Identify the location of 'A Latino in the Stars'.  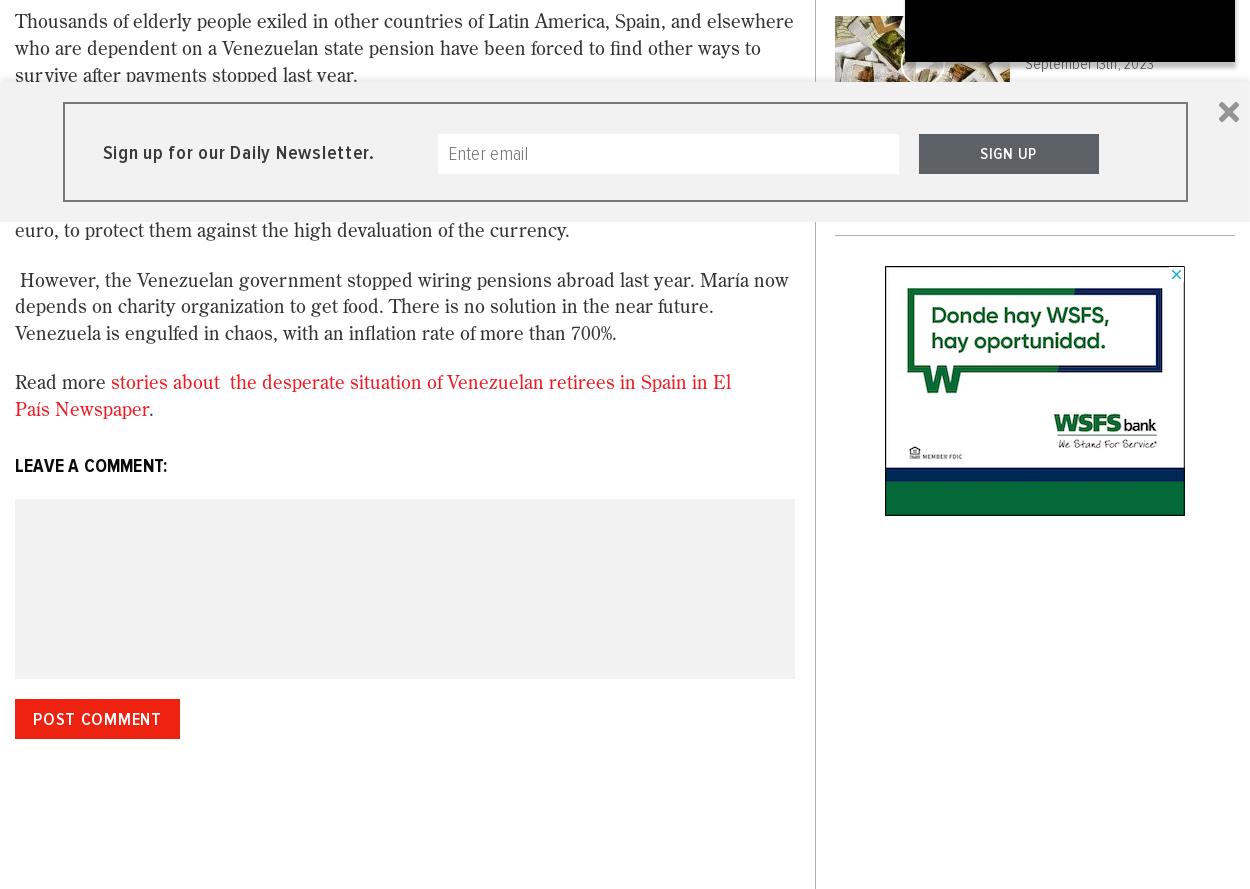
(1111, 171).